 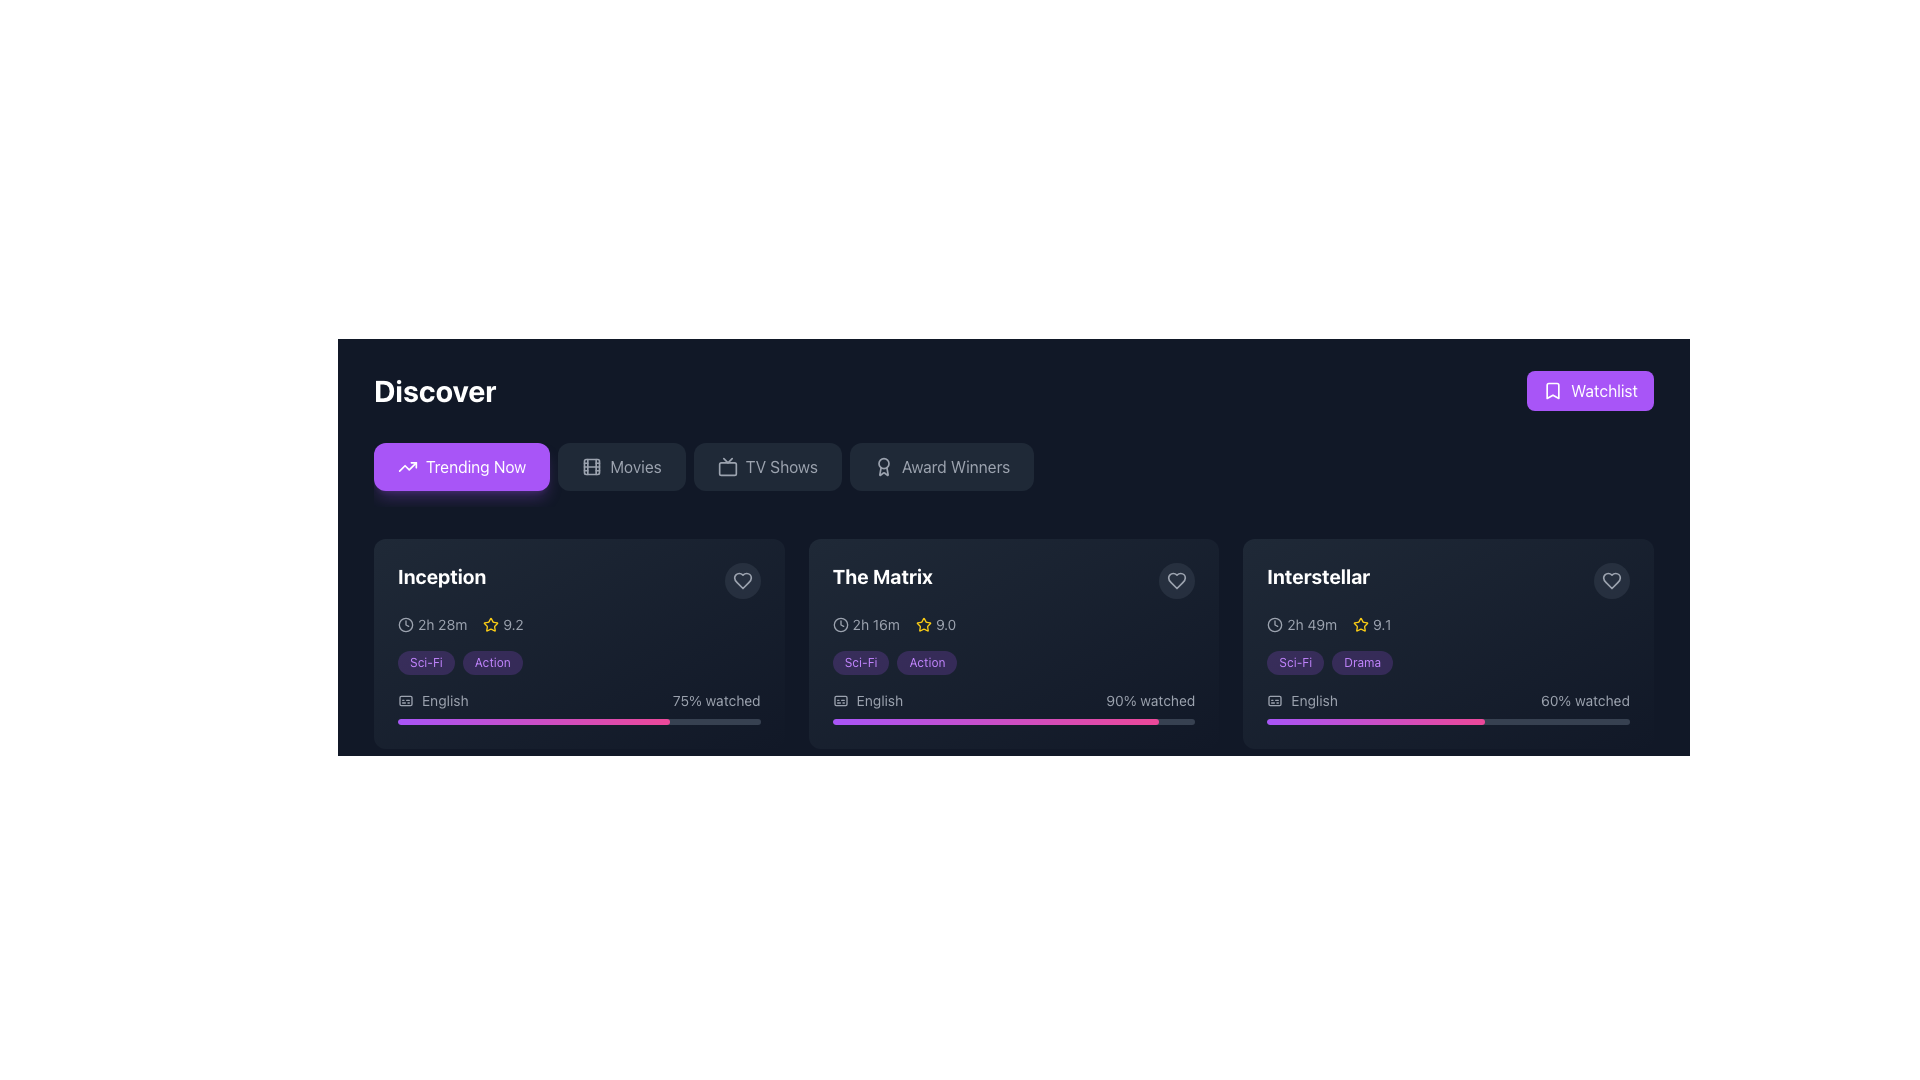 What do you see at coordinates (441, 623) in the screenshot?
I see `the Text Label displaying the duration of the movie 'Inception', which is located to the right of the clock icon in the first card of the movie list` at bounding box center [441, 623].